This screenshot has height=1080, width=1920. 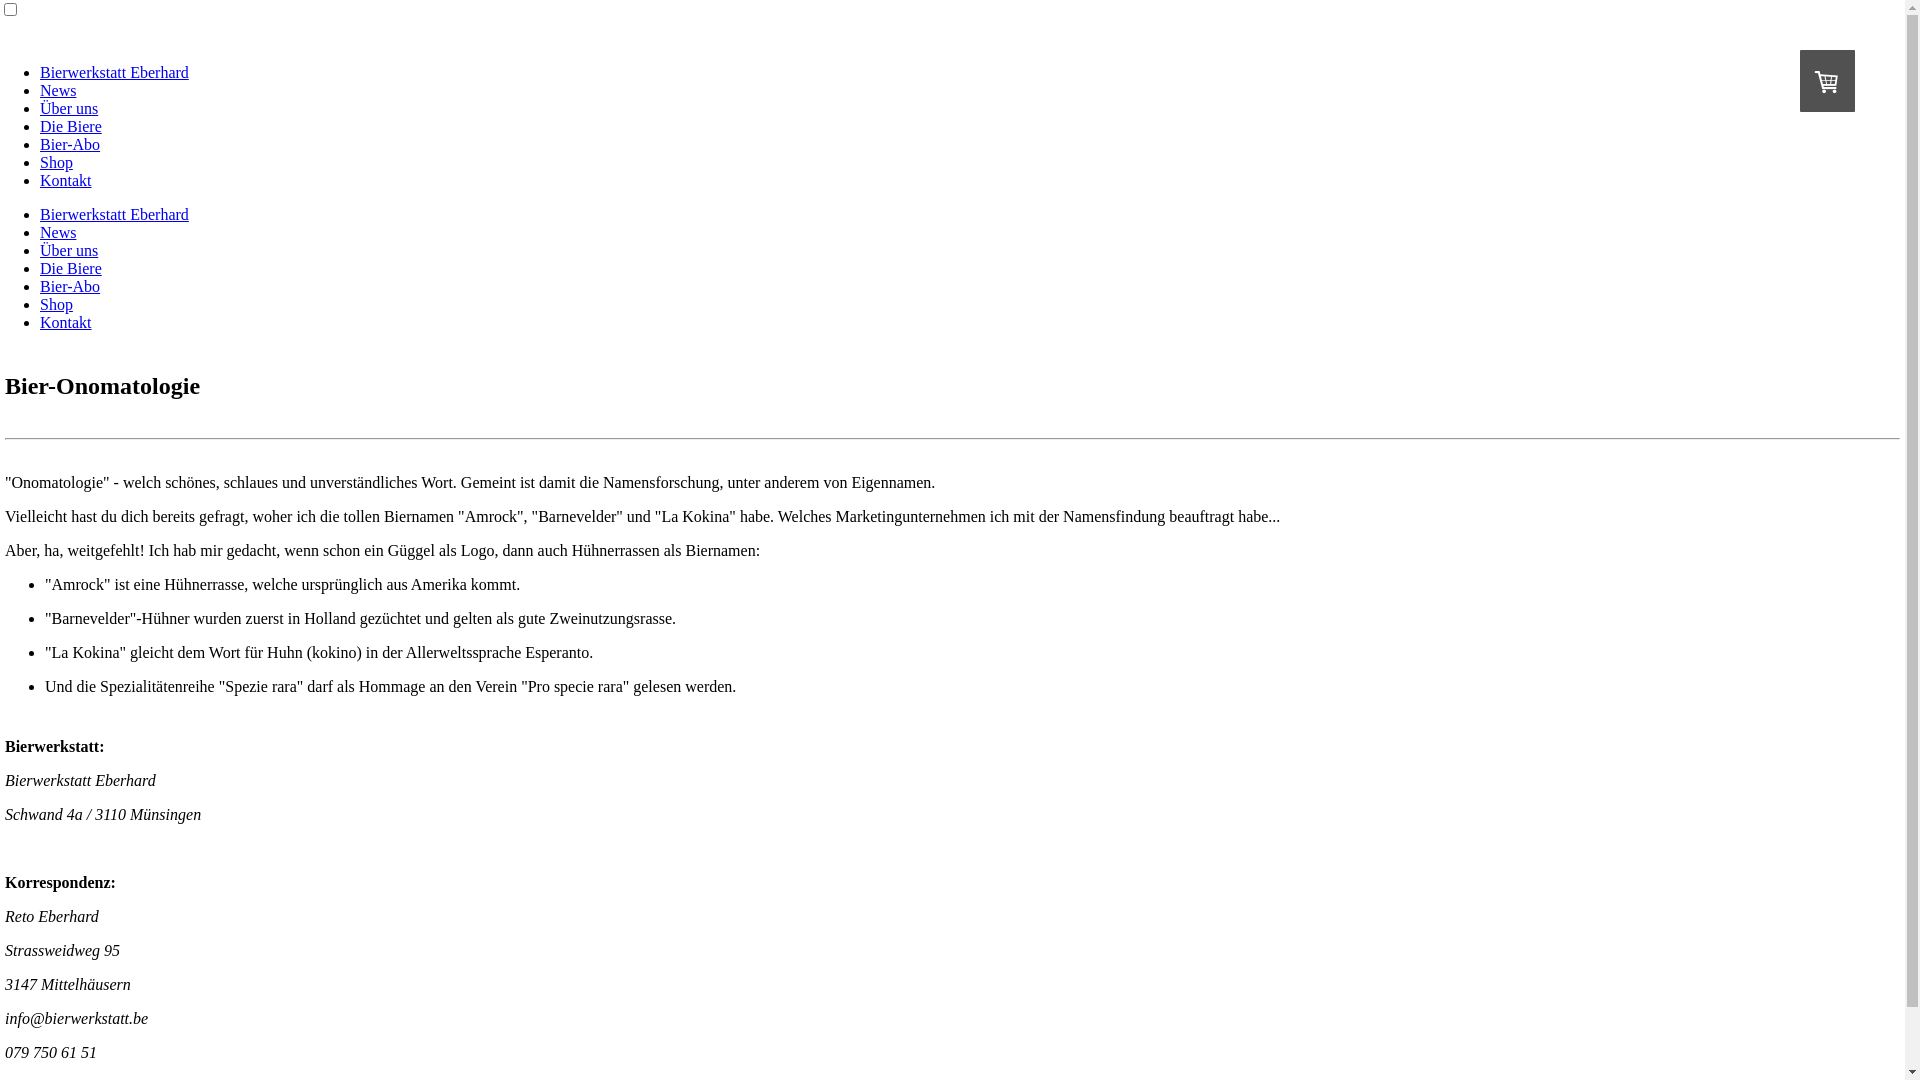 I want to click on 'Bier-Abo', so click(x=70, y=286).